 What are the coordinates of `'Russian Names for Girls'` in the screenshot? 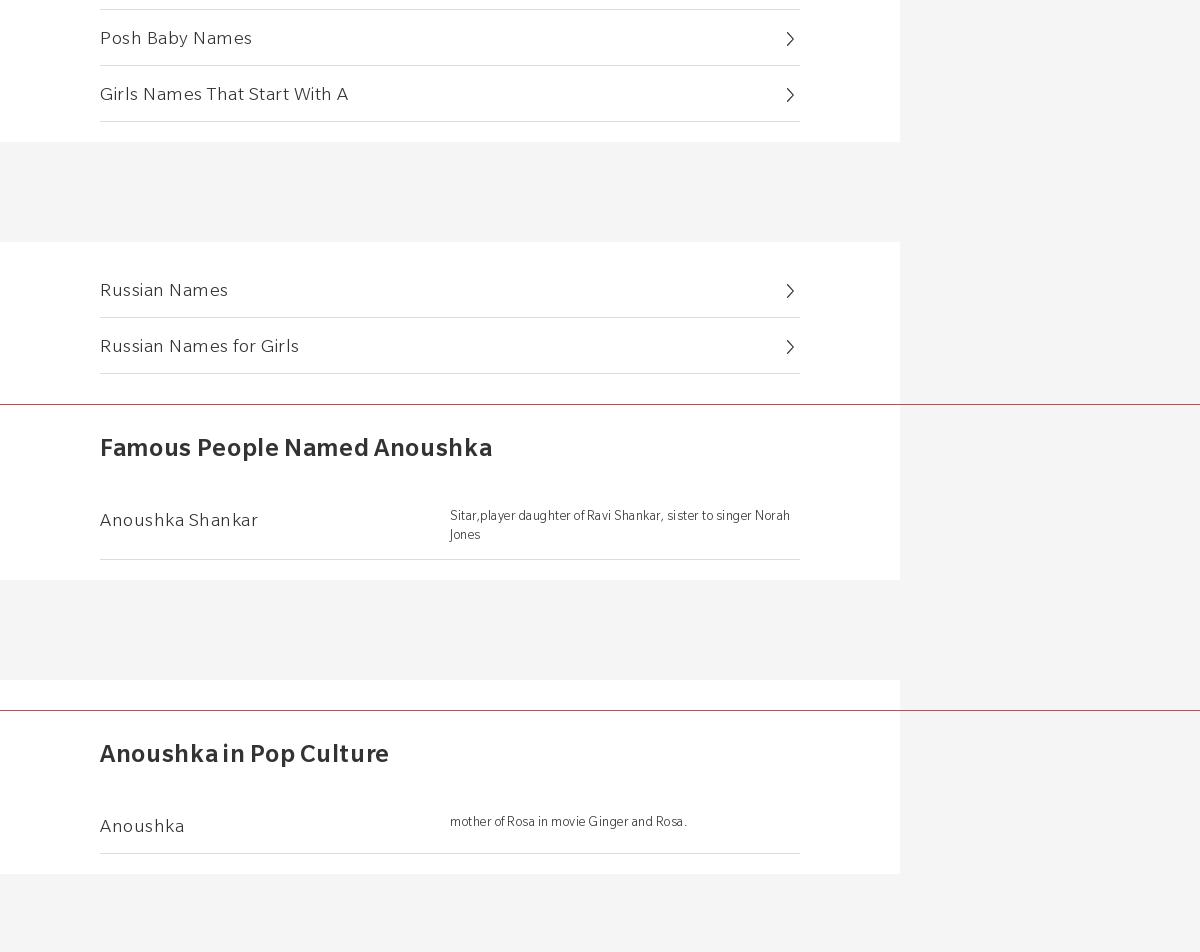 It's located at (198, 344).